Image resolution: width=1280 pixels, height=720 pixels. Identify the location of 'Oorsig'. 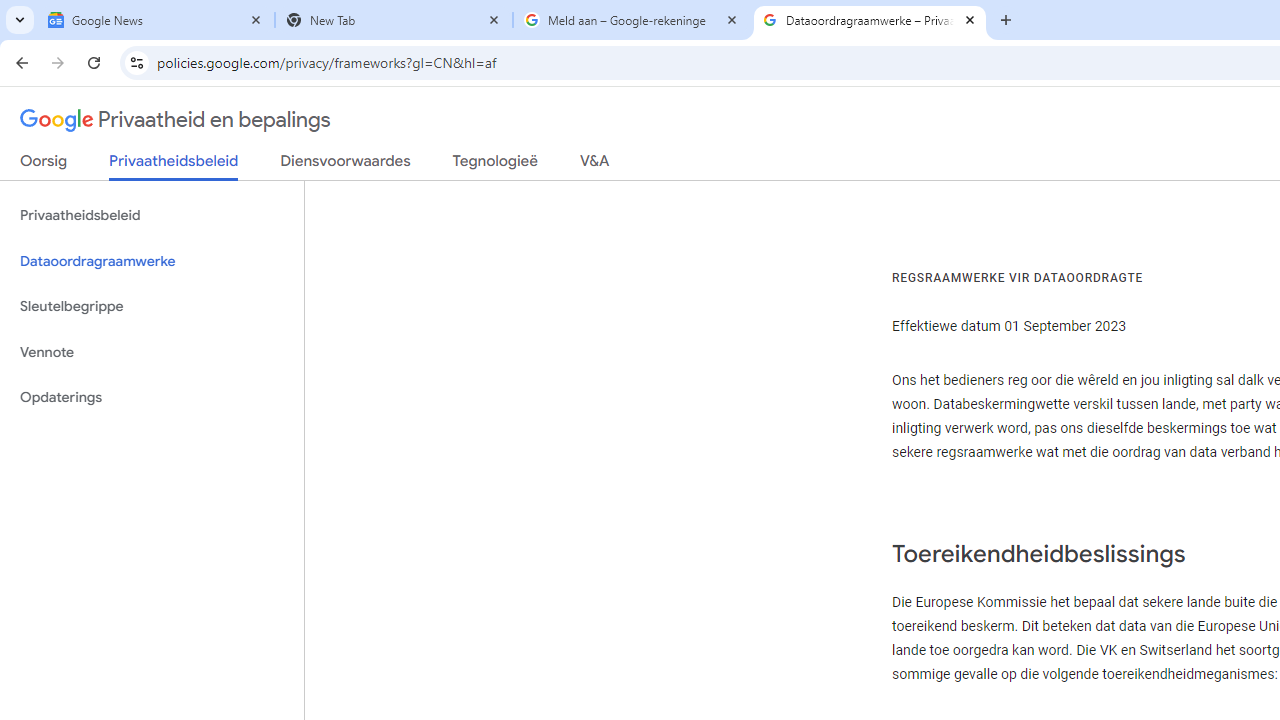
(44, 164).